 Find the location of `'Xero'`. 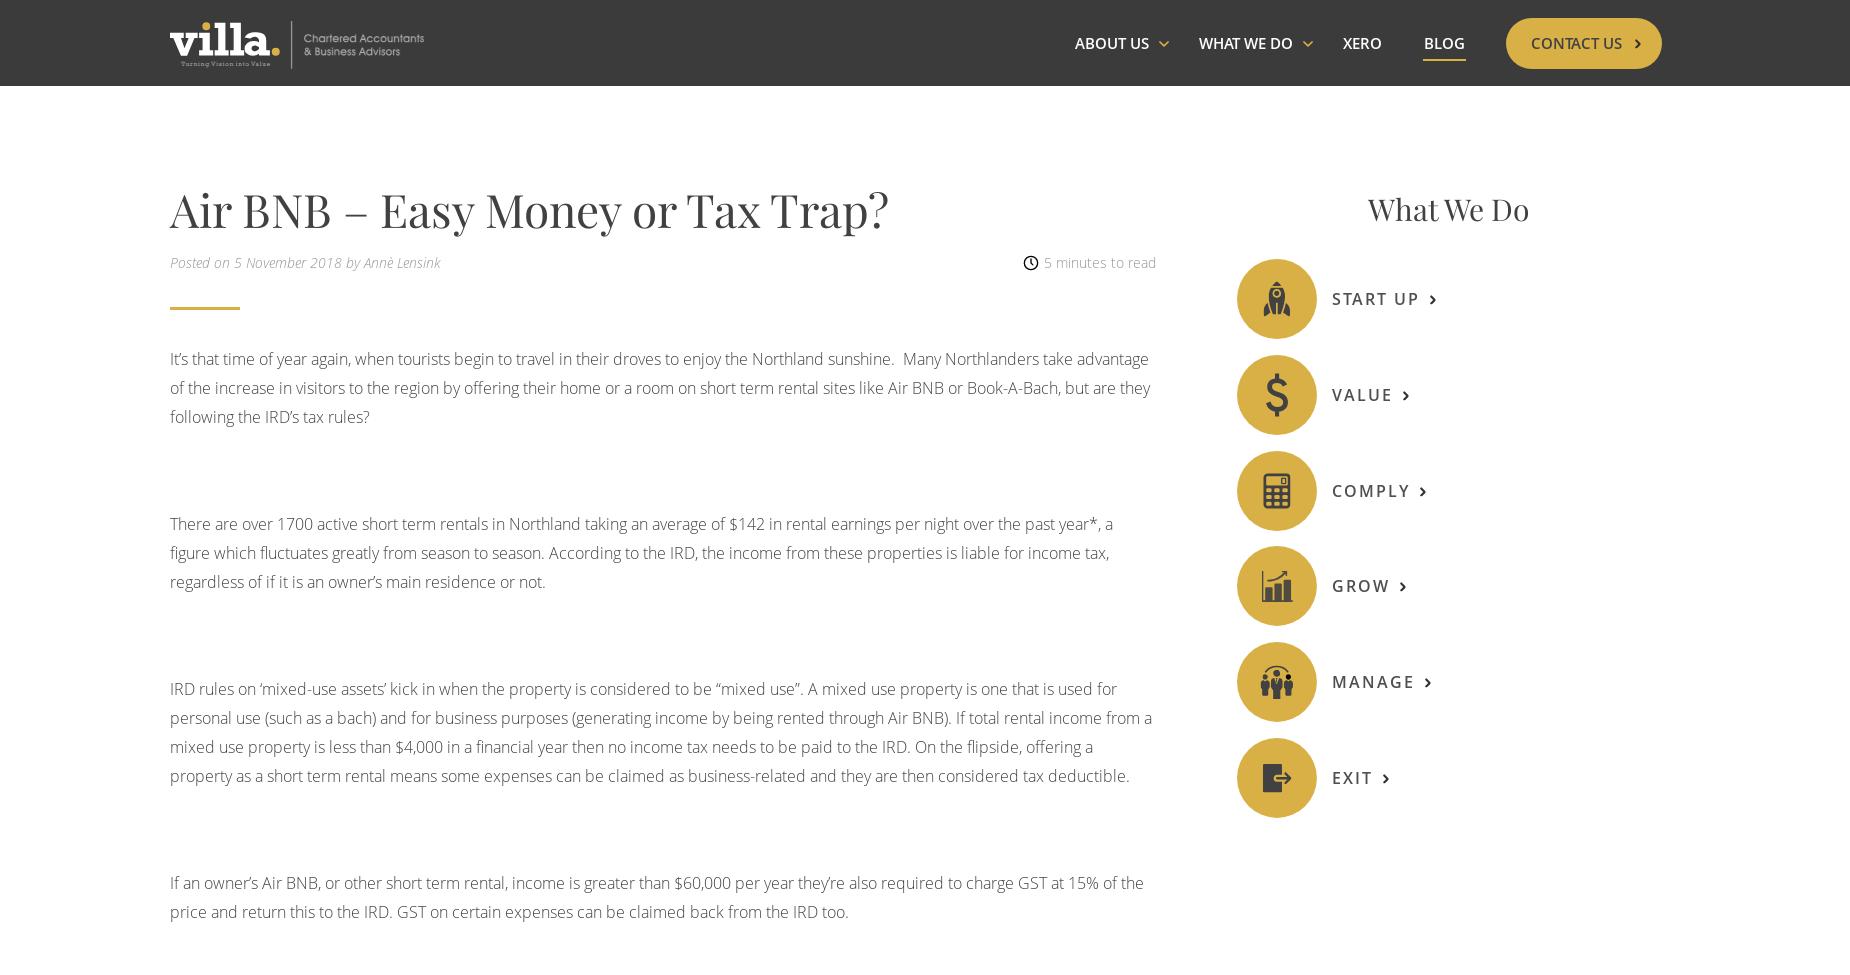

'Xero' is located at coordinates (1361, 59).